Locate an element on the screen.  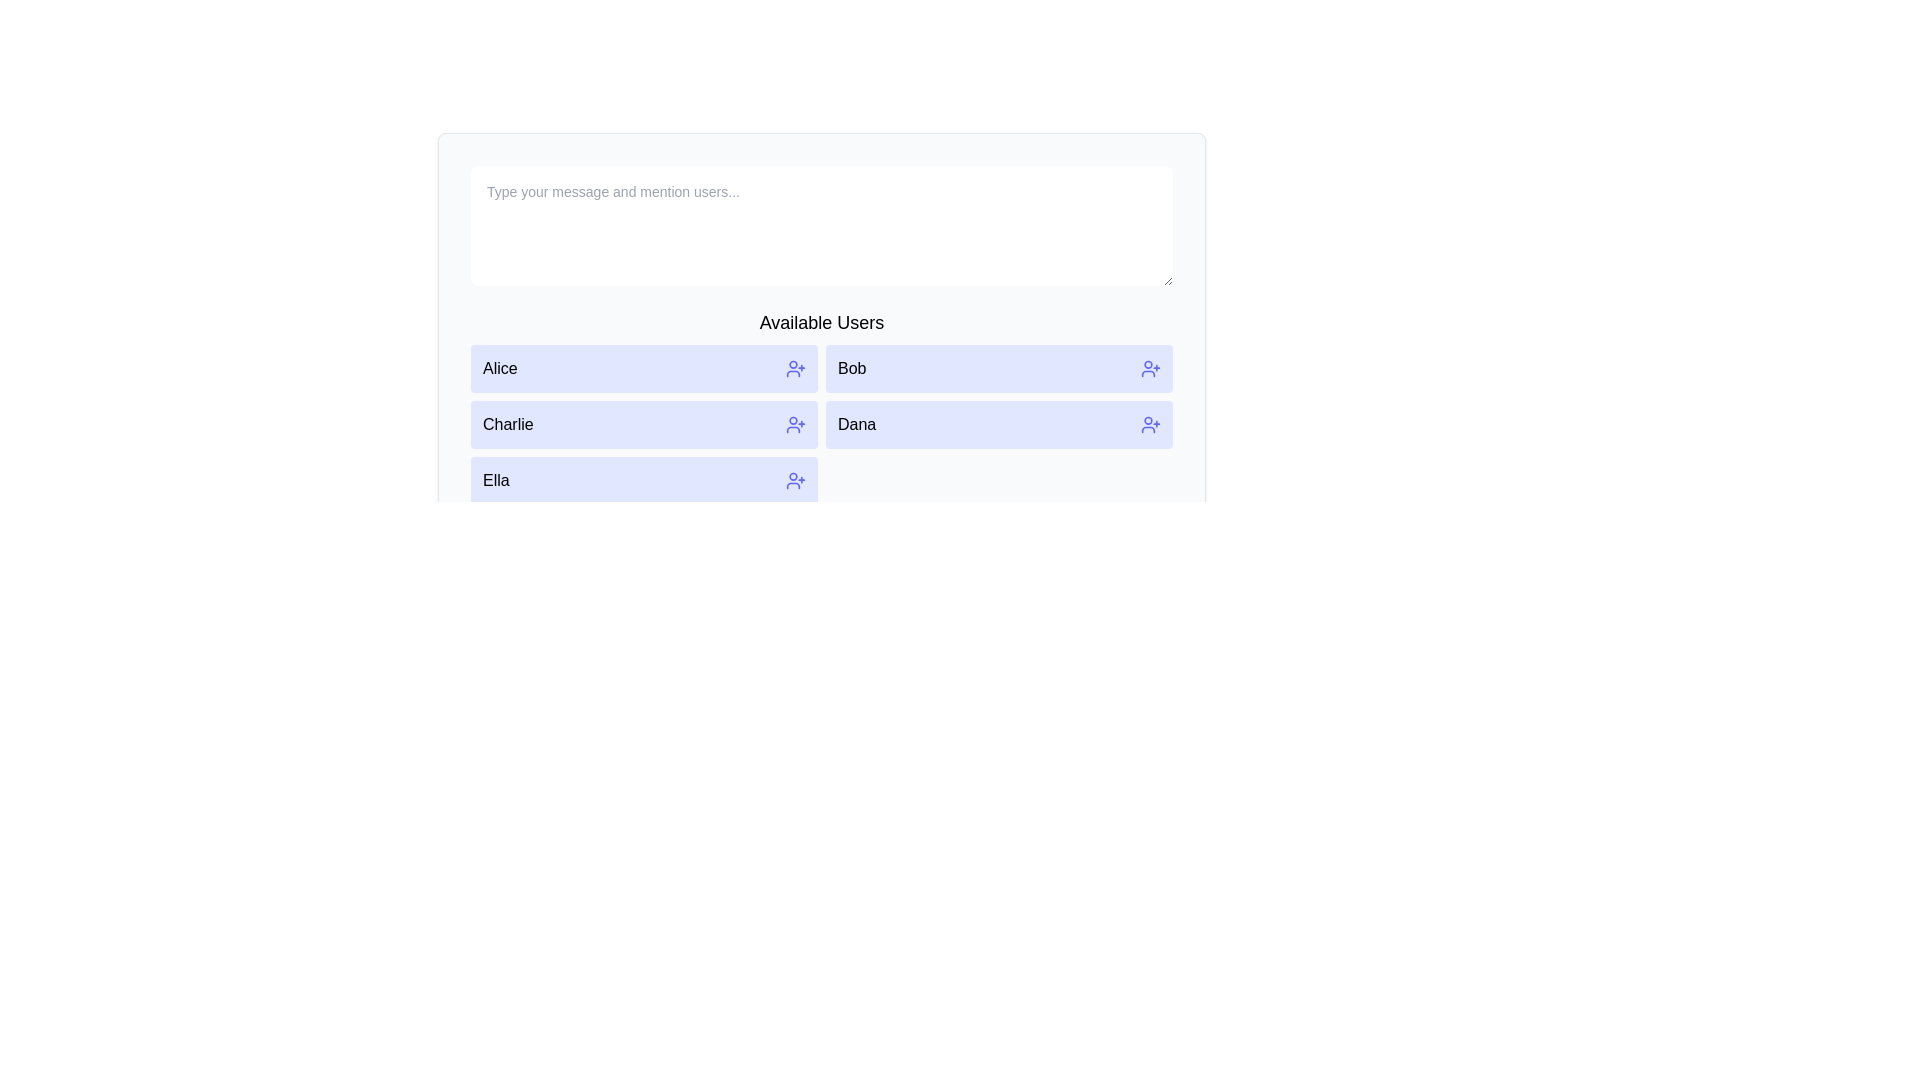
the indigo user silhouette icon with a plus sign located to the right of 'Dana' in the list of available users is located at coordinates (1151, 423).